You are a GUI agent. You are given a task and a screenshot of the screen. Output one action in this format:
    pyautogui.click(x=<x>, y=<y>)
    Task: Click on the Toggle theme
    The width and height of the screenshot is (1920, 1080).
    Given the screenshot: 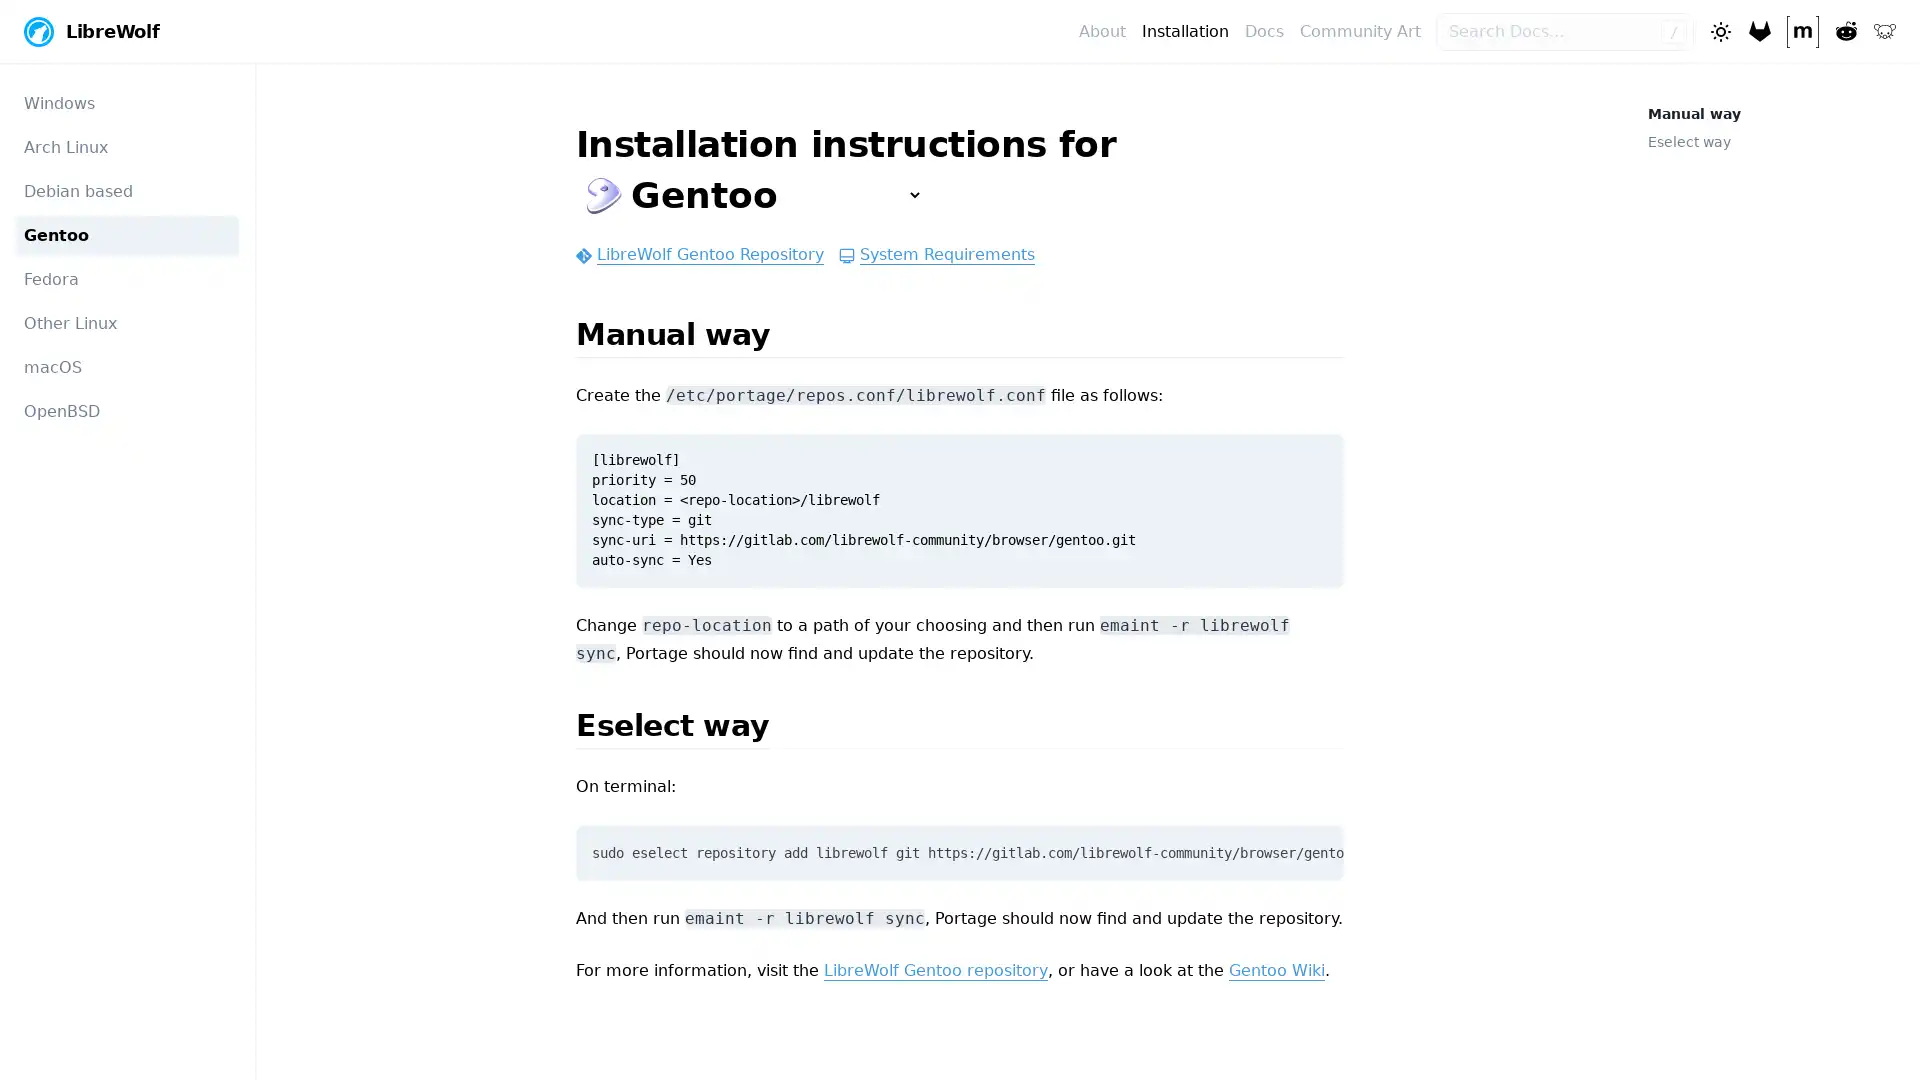 What is the action you would take?
    pyautogui.click(x=1718, y=30)
    